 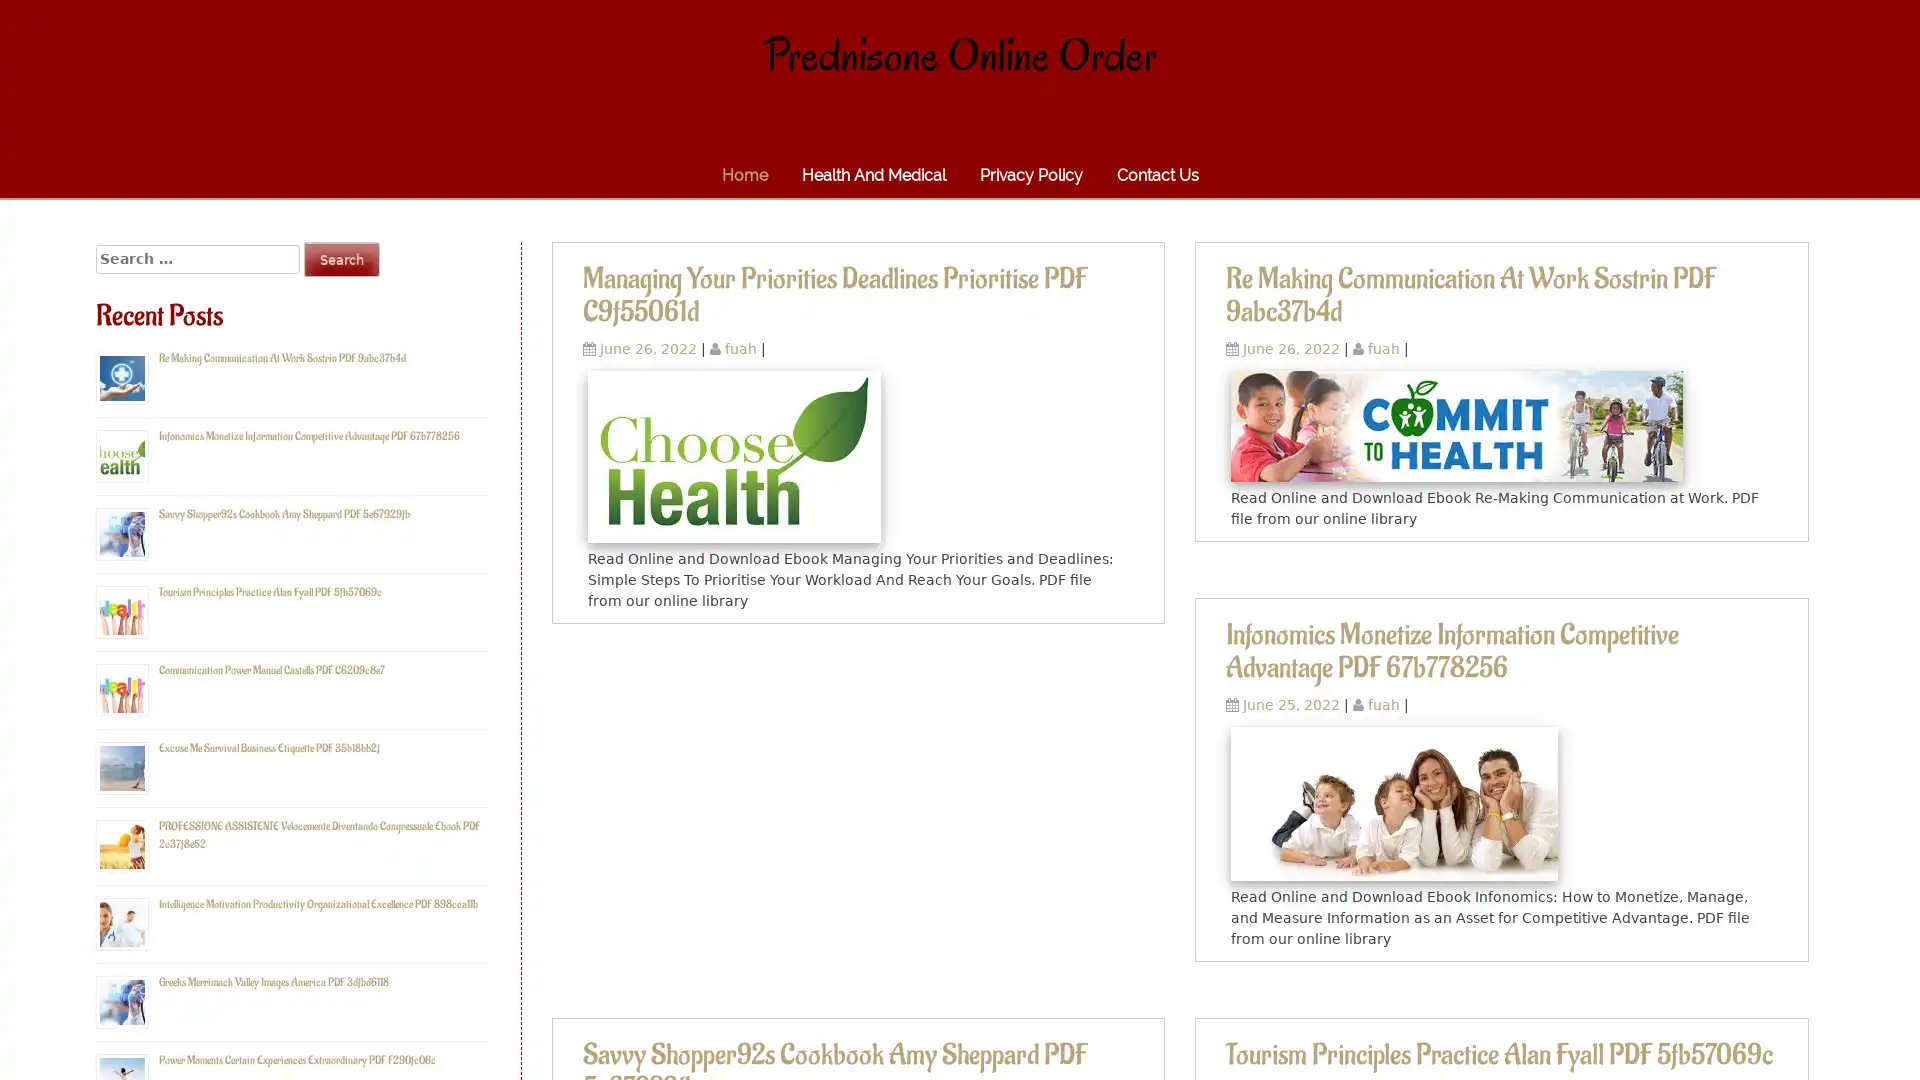 What do you see at coordinates (341, 258) in the screenshot?
I see `Search` at bounding box center [341, 258].